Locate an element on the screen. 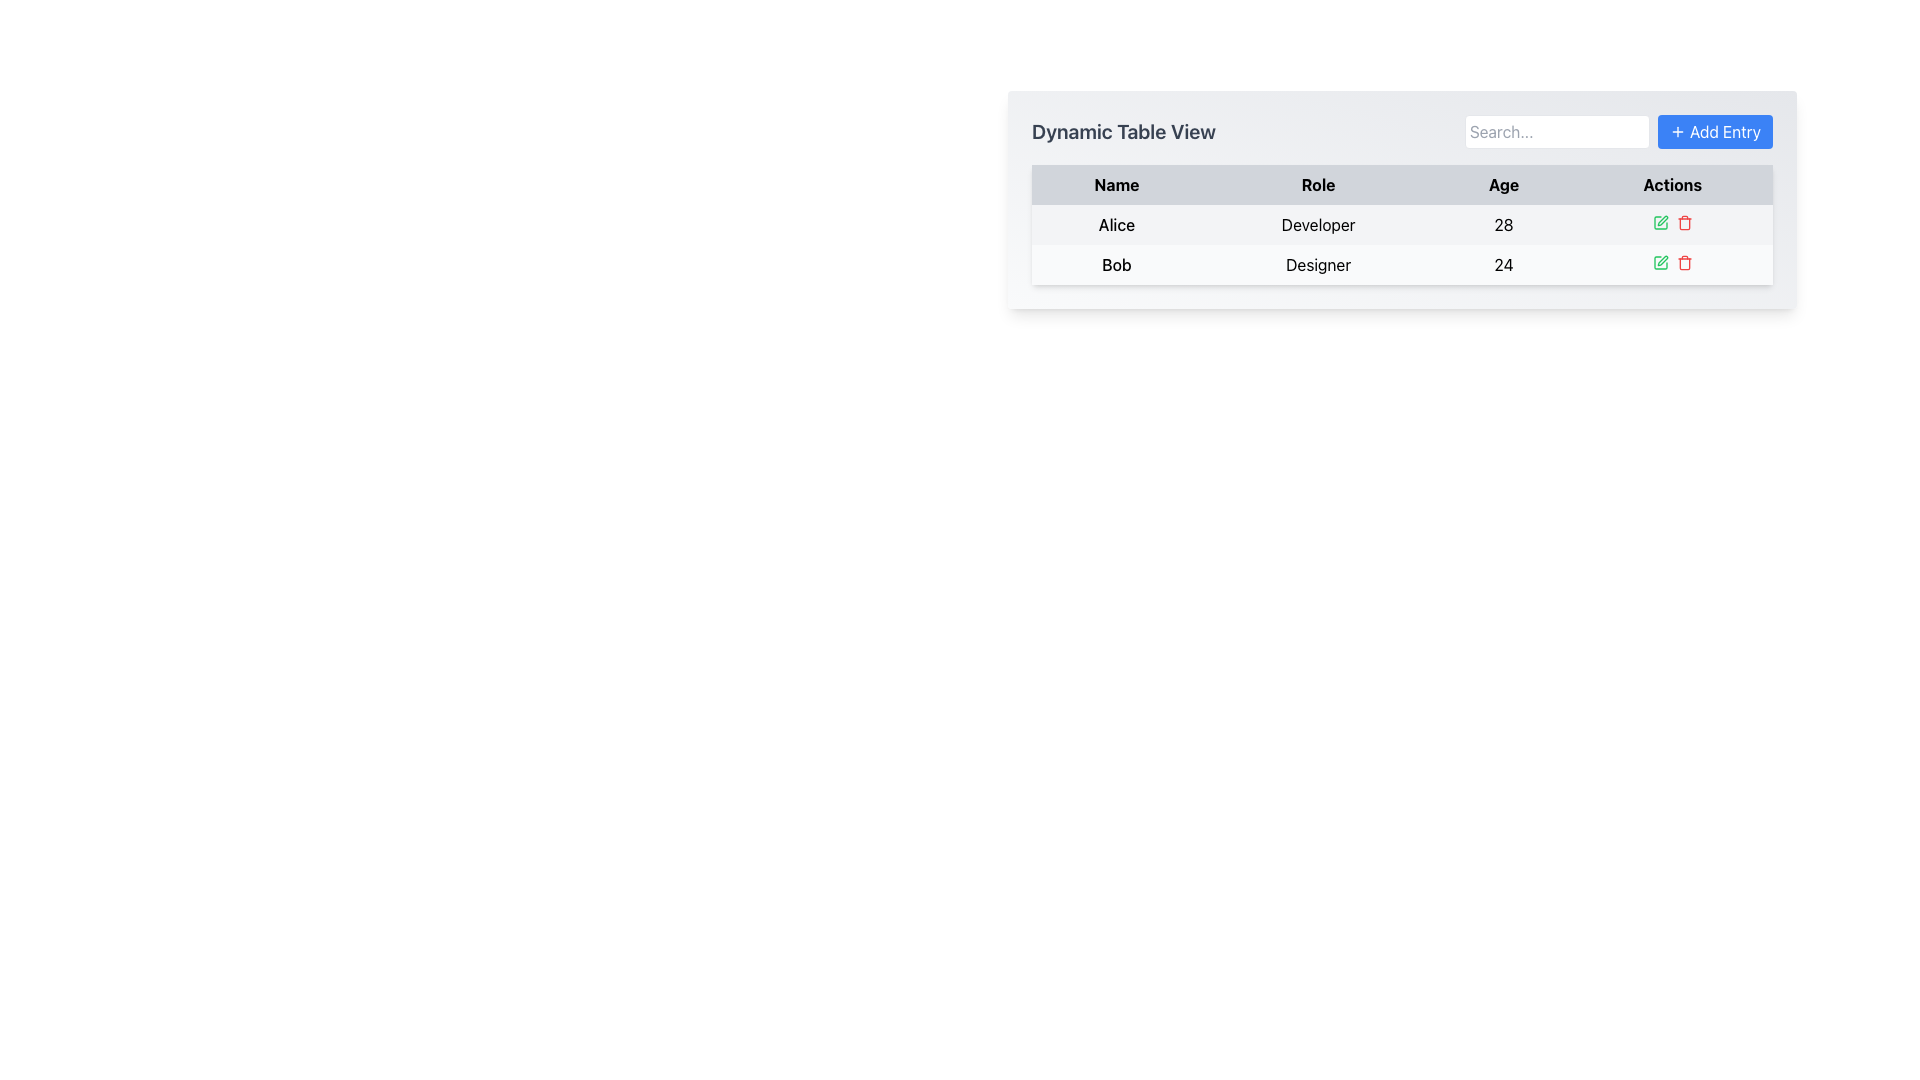 This screenshot has width=1920, height=1080. the number '28' element, which is the third column in the row listing details of 'Alice', styled with black color font and positioned to the right of the 'Developer' cell is located at coordinates (1504, 224).